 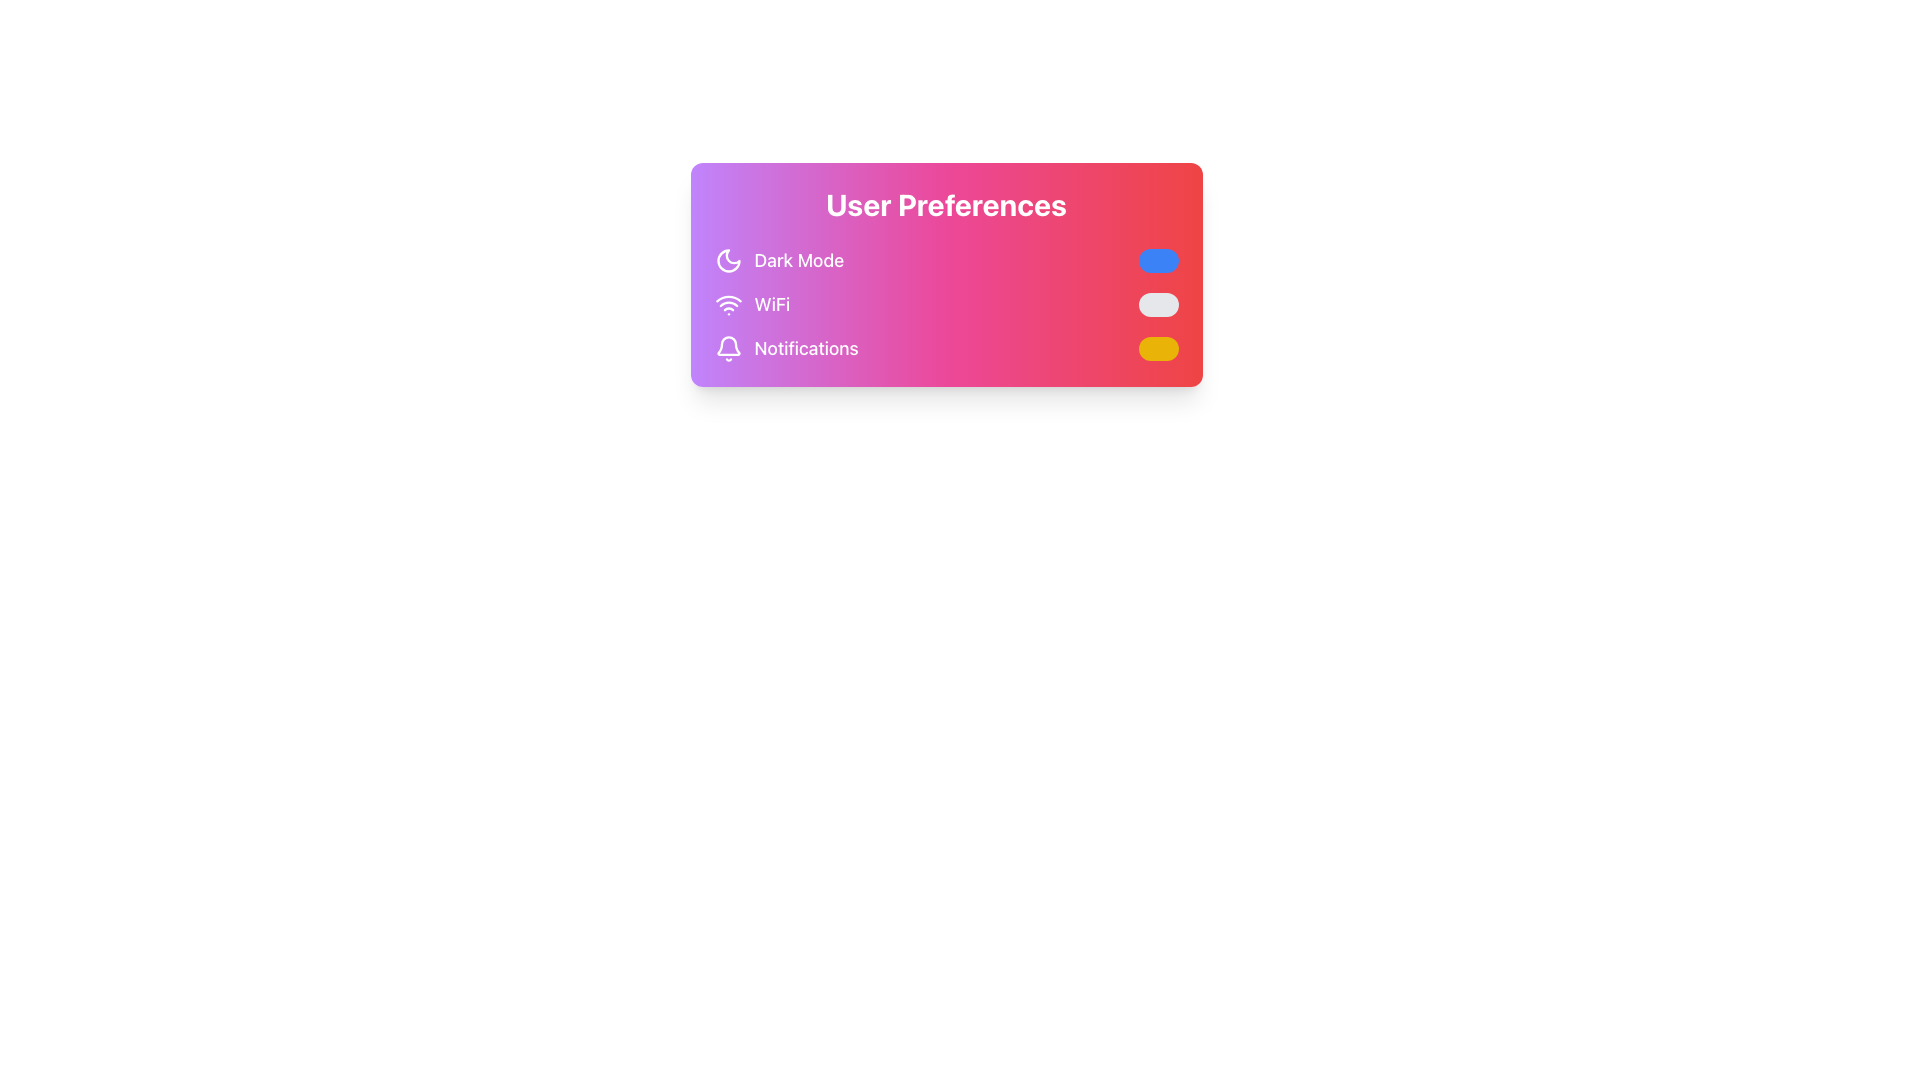 What do you see at coordinates (751, 304) in the screenshot?
I see `the associated WiFi icon visually` at bounding box center [751, 304].